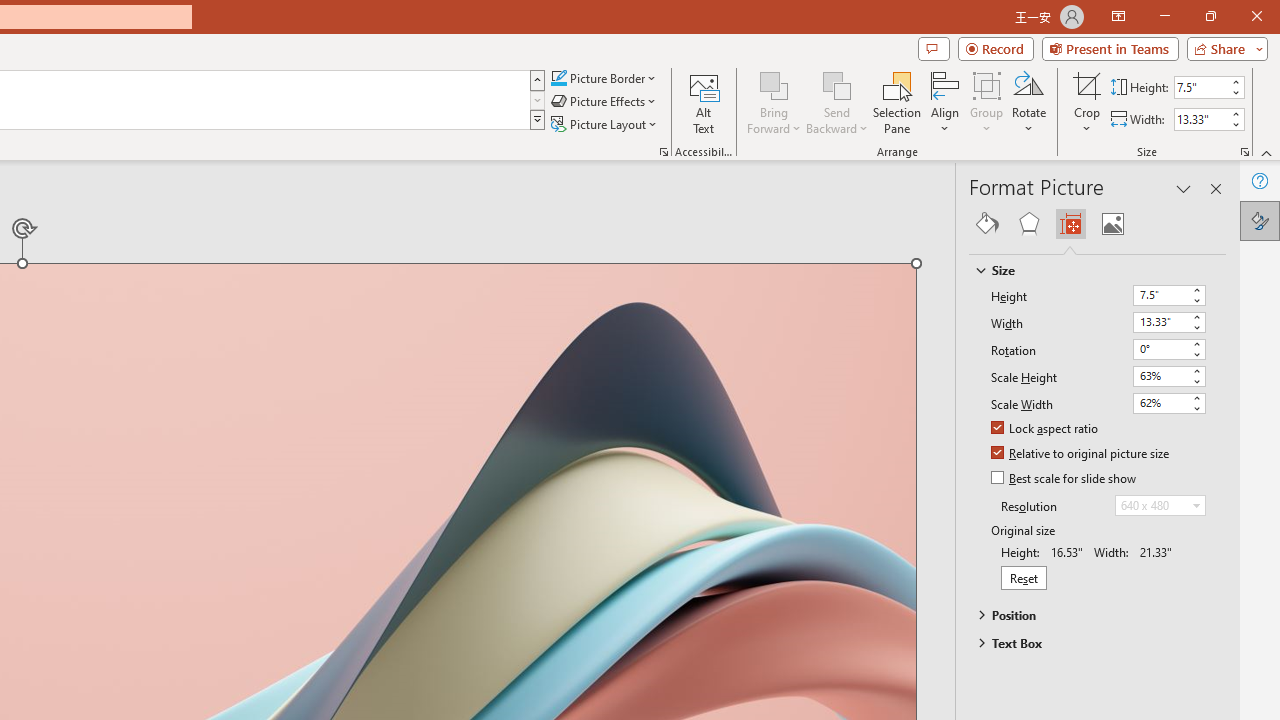 The image size is (1280, 720). What do you see at coordinates (1069, 223) in the screenshot?
I see `'Size & Properties'` at bounding box center [1069, 223].